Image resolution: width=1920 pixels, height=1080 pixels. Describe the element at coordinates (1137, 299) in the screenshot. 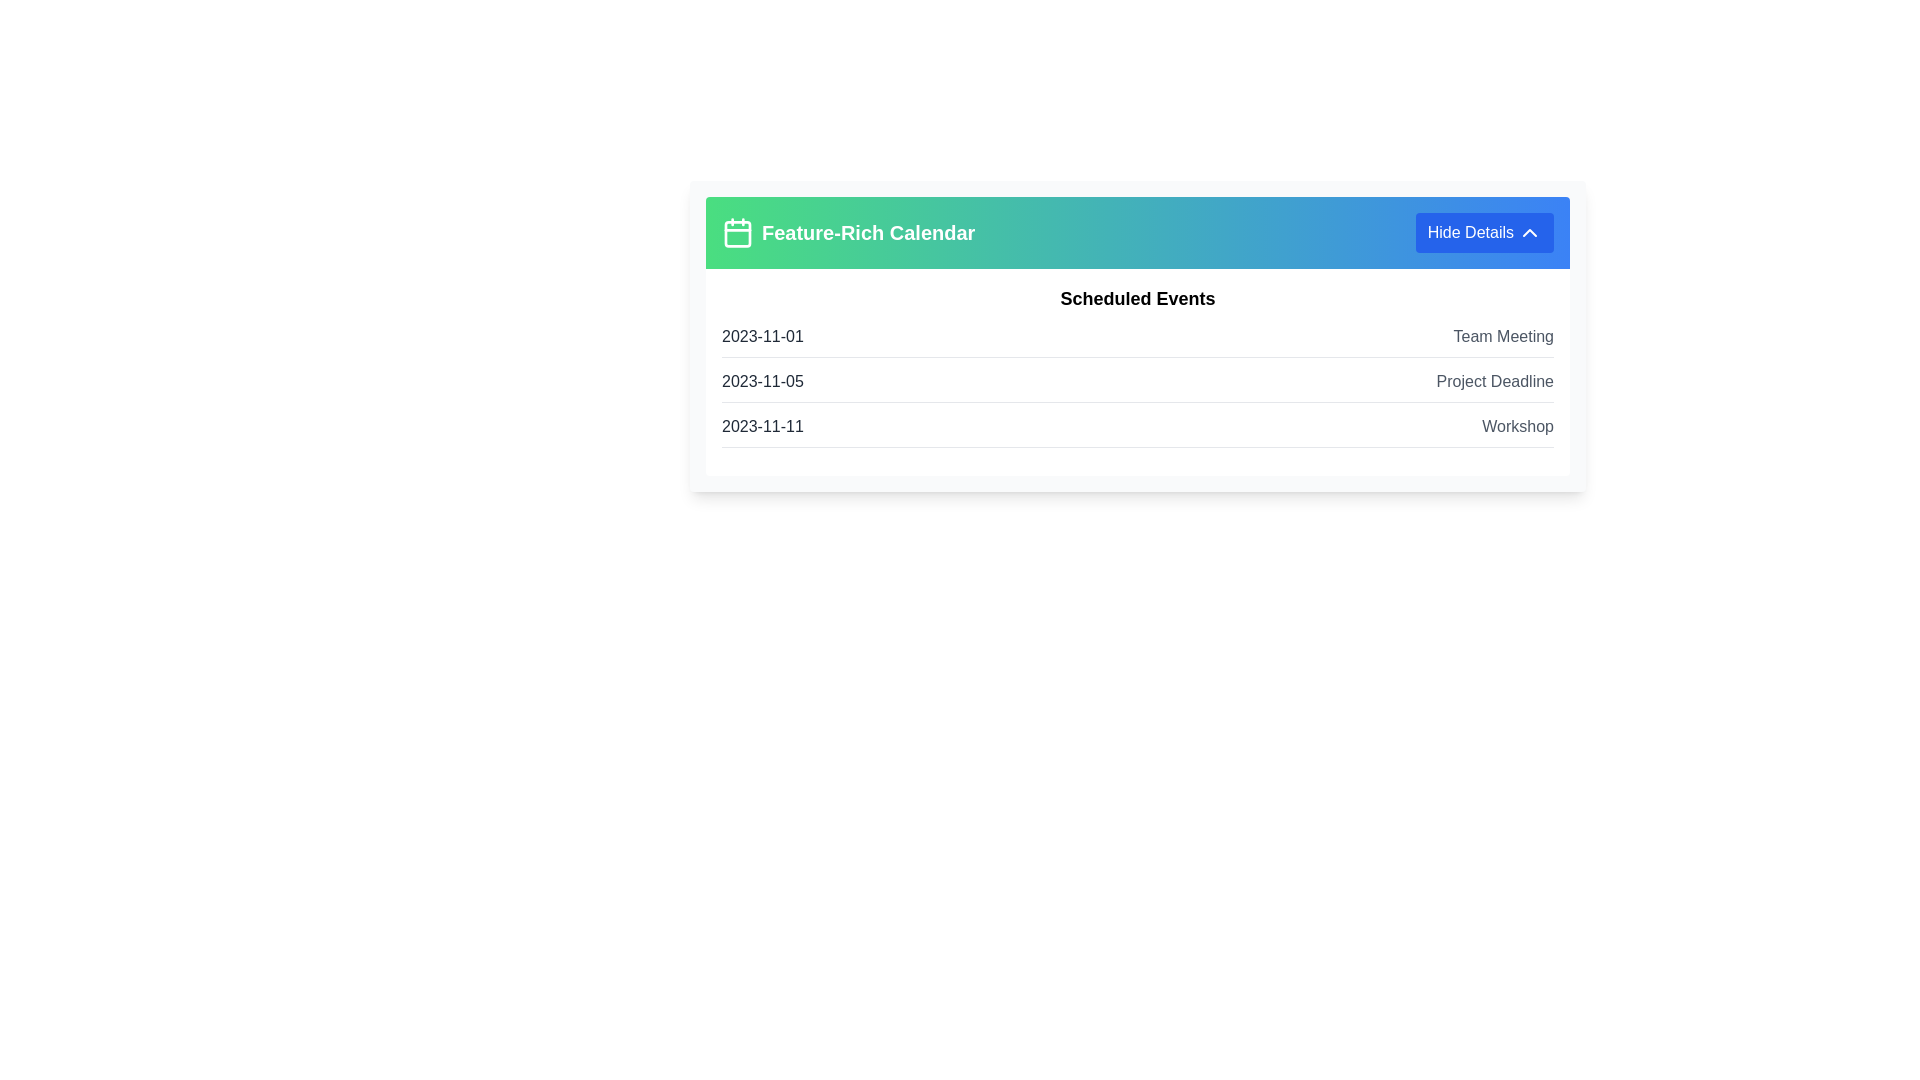

I see `the text label displaying 'Scheduled Events', which is a prominently styled header located above a list of scheduled events` at that location.